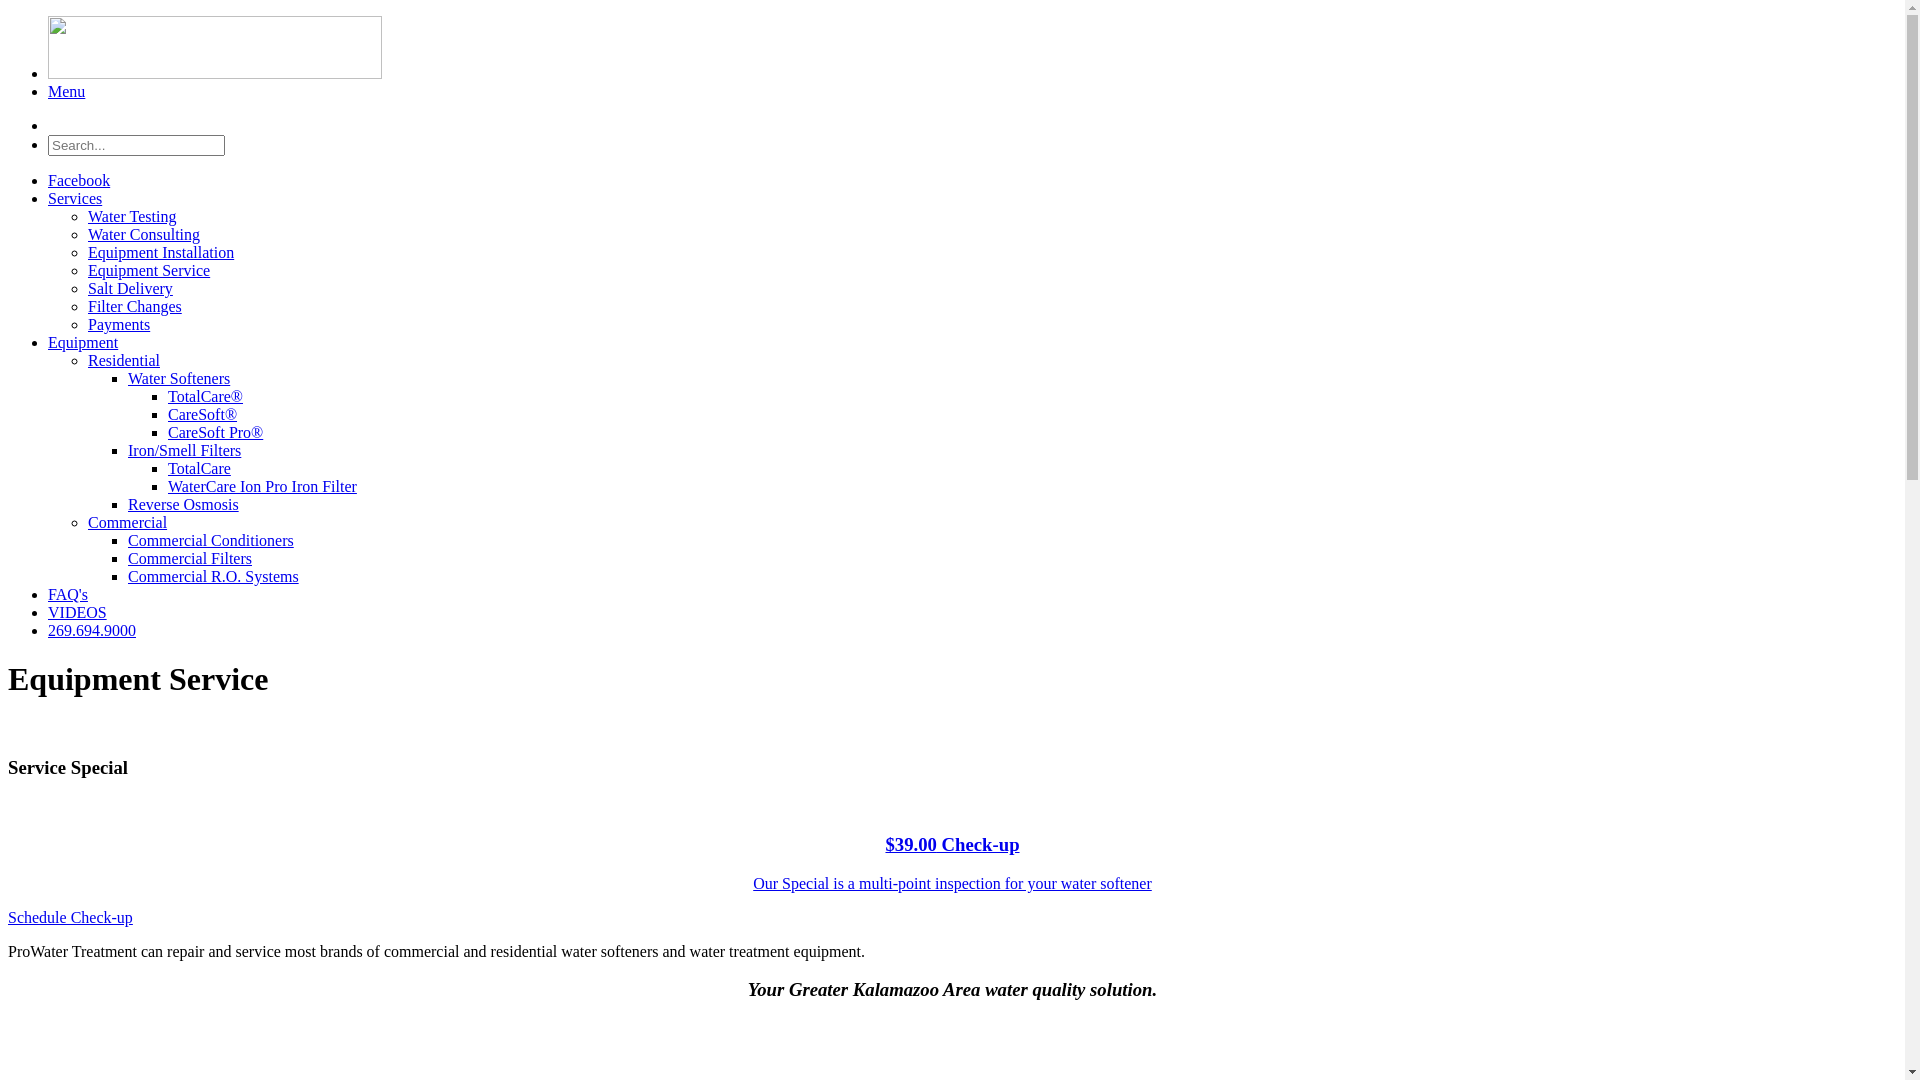  I want to click on '269.694.9000', so click(90, 630).